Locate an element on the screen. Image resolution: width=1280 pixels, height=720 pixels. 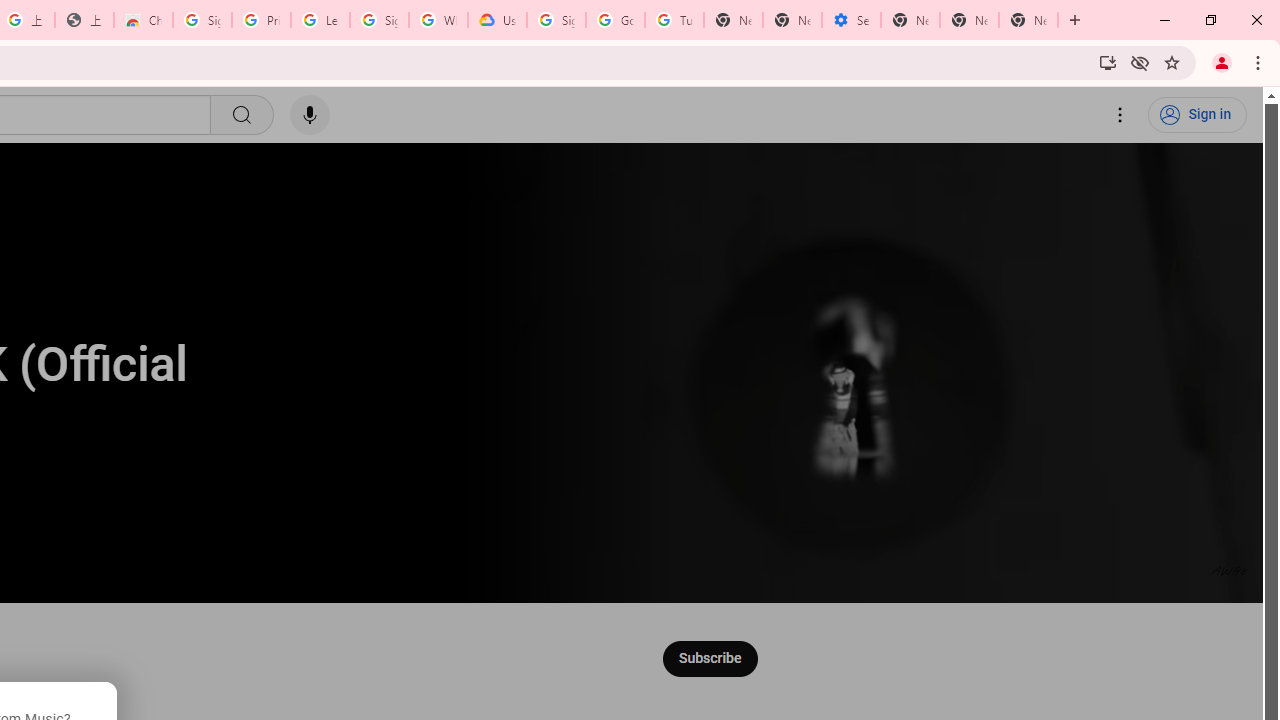
'Subscribe to Music.' is located at coordinates (709, 658).